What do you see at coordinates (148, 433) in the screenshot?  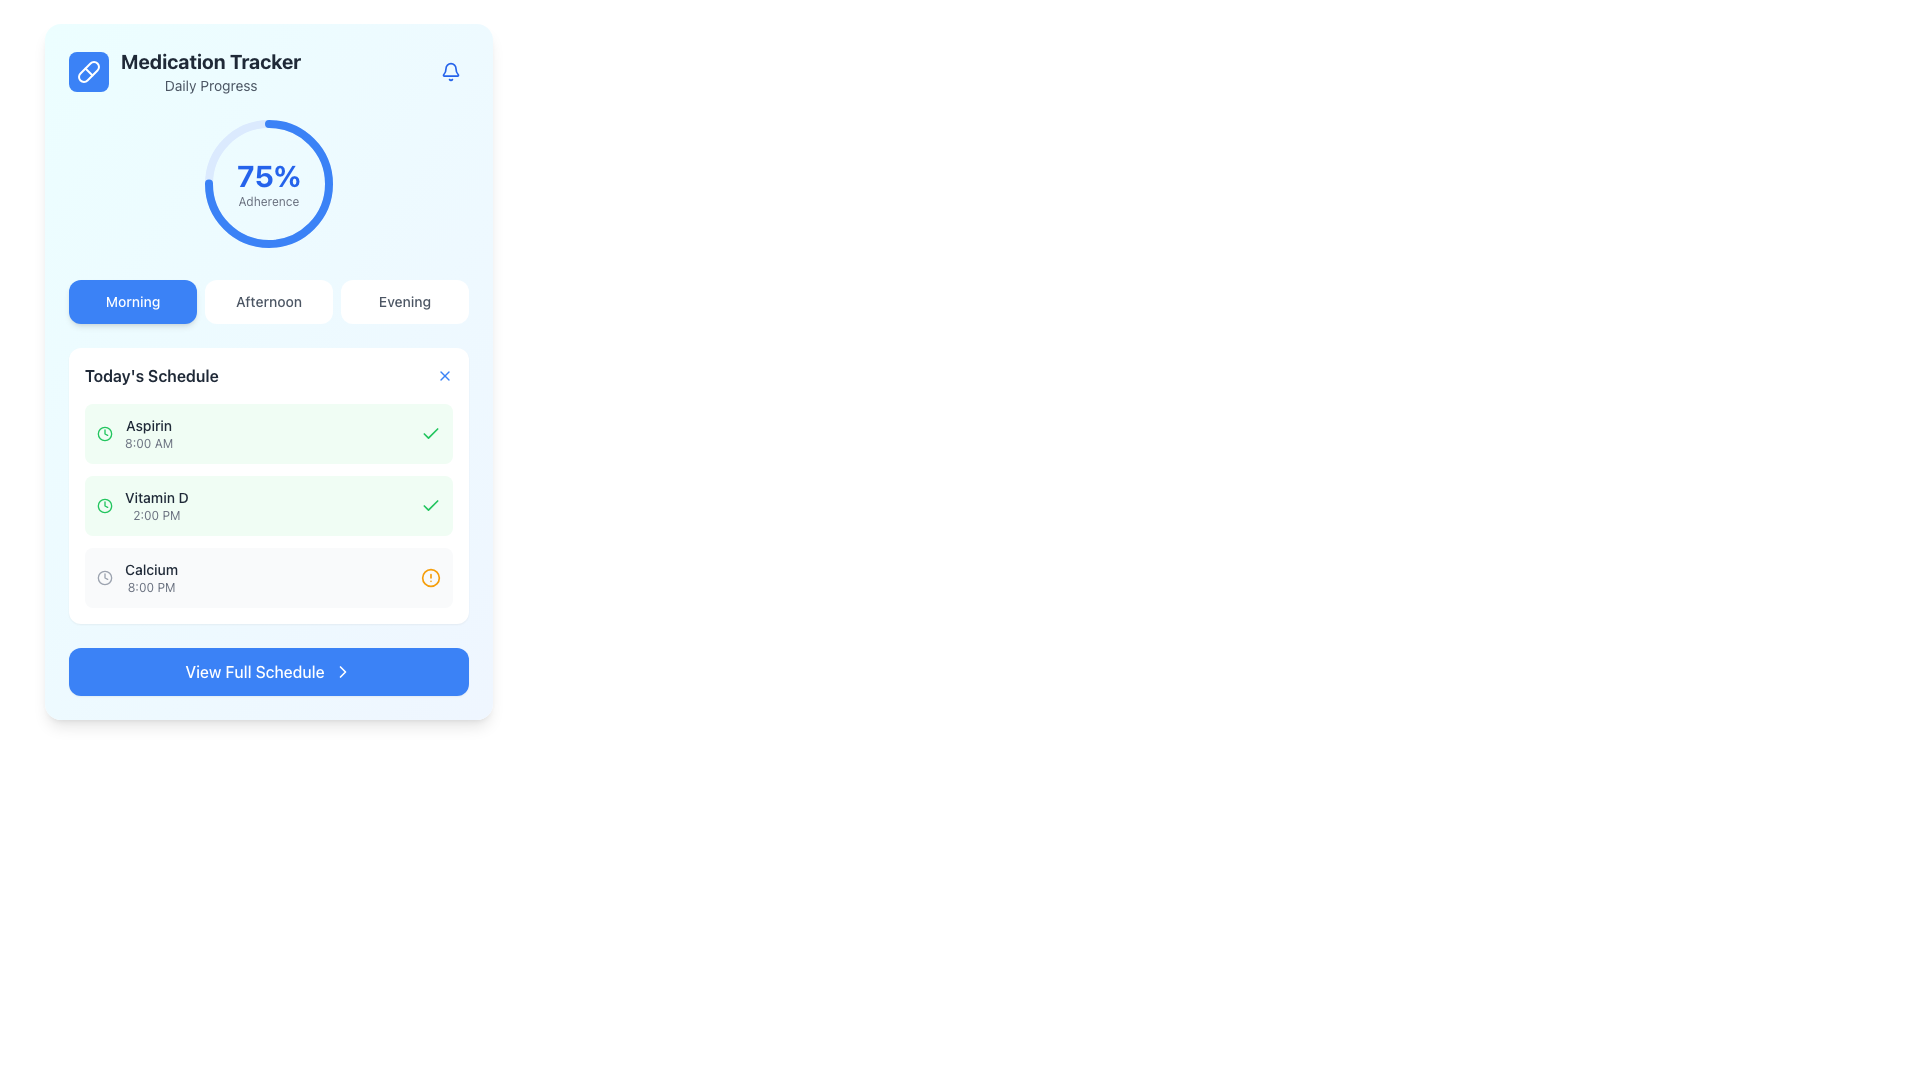 I see `the scheduled medication display for 'Aspirin' at 8:00 AM, located at the top of the 'Today's Schedule' list` at bounding box center [148, 433].